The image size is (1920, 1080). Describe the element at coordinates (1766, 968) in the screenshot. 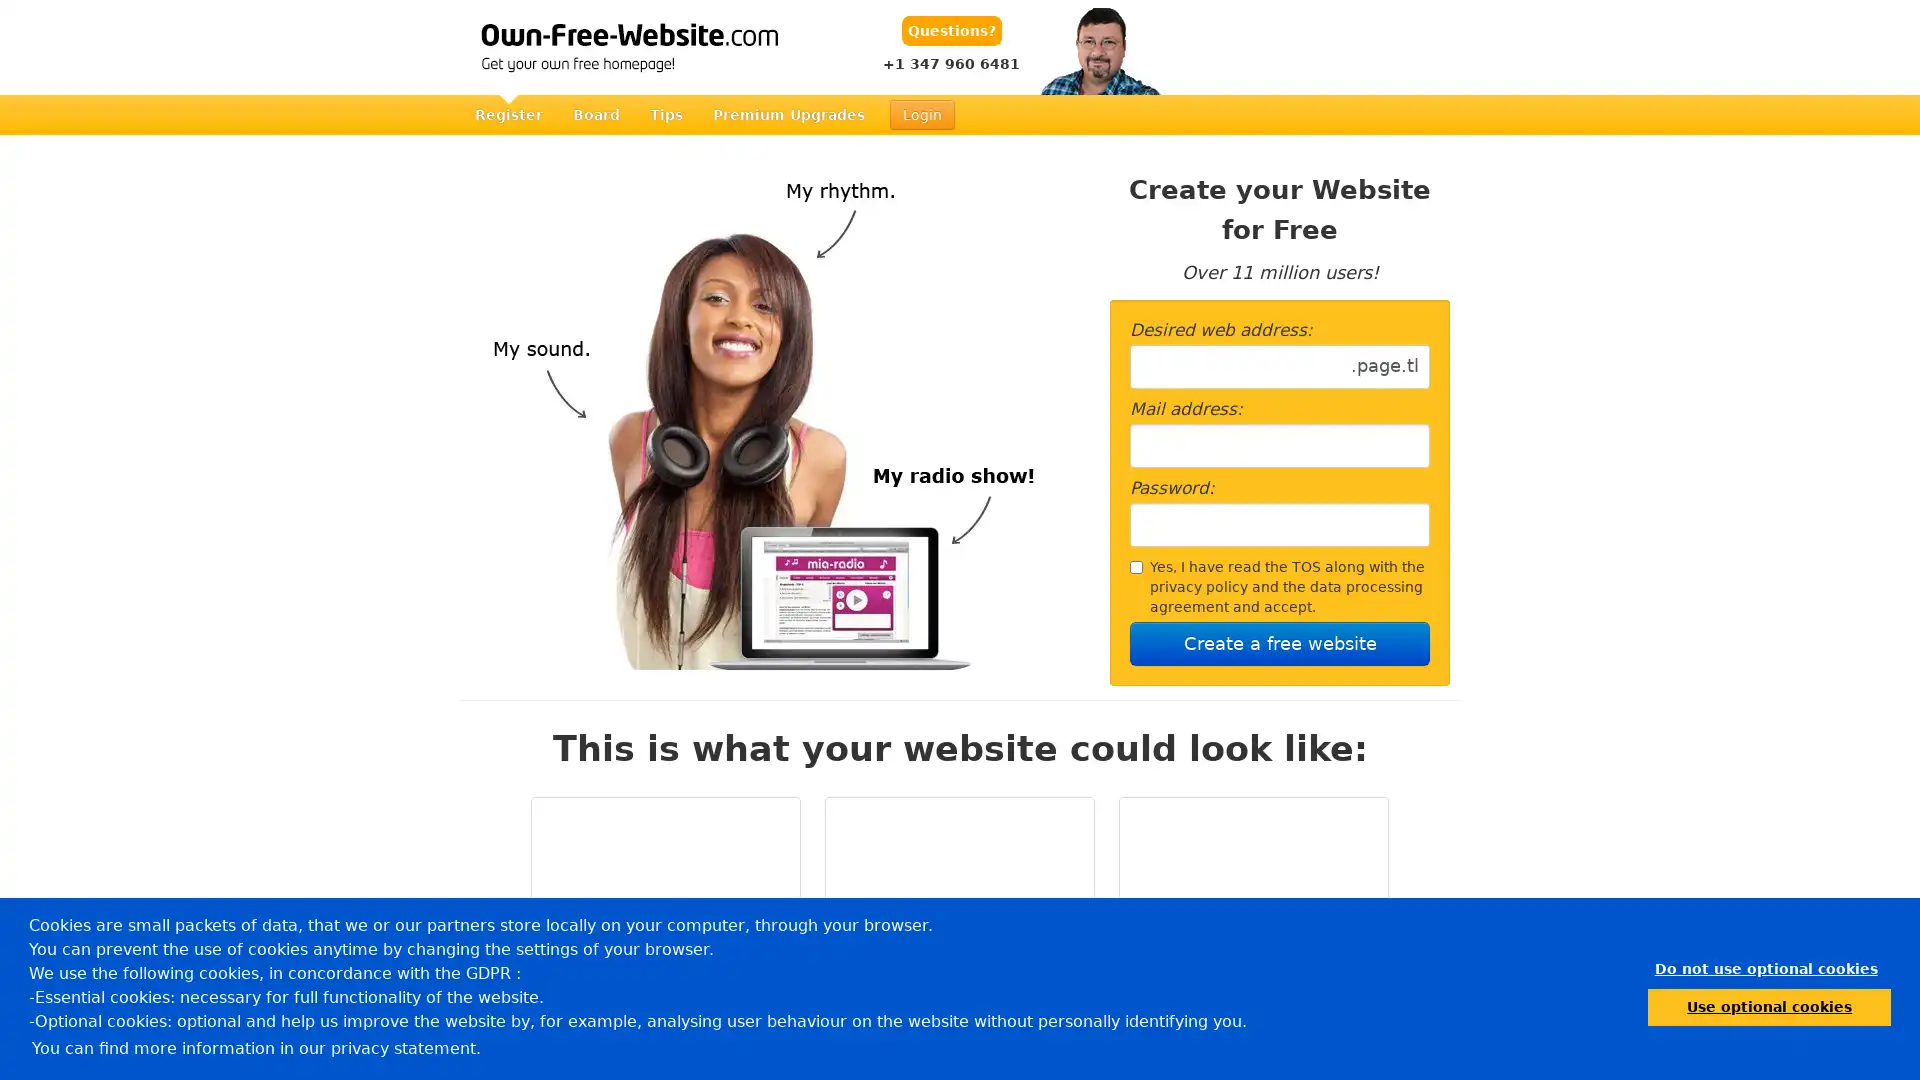

I see `dismiss cookie message` at that location.